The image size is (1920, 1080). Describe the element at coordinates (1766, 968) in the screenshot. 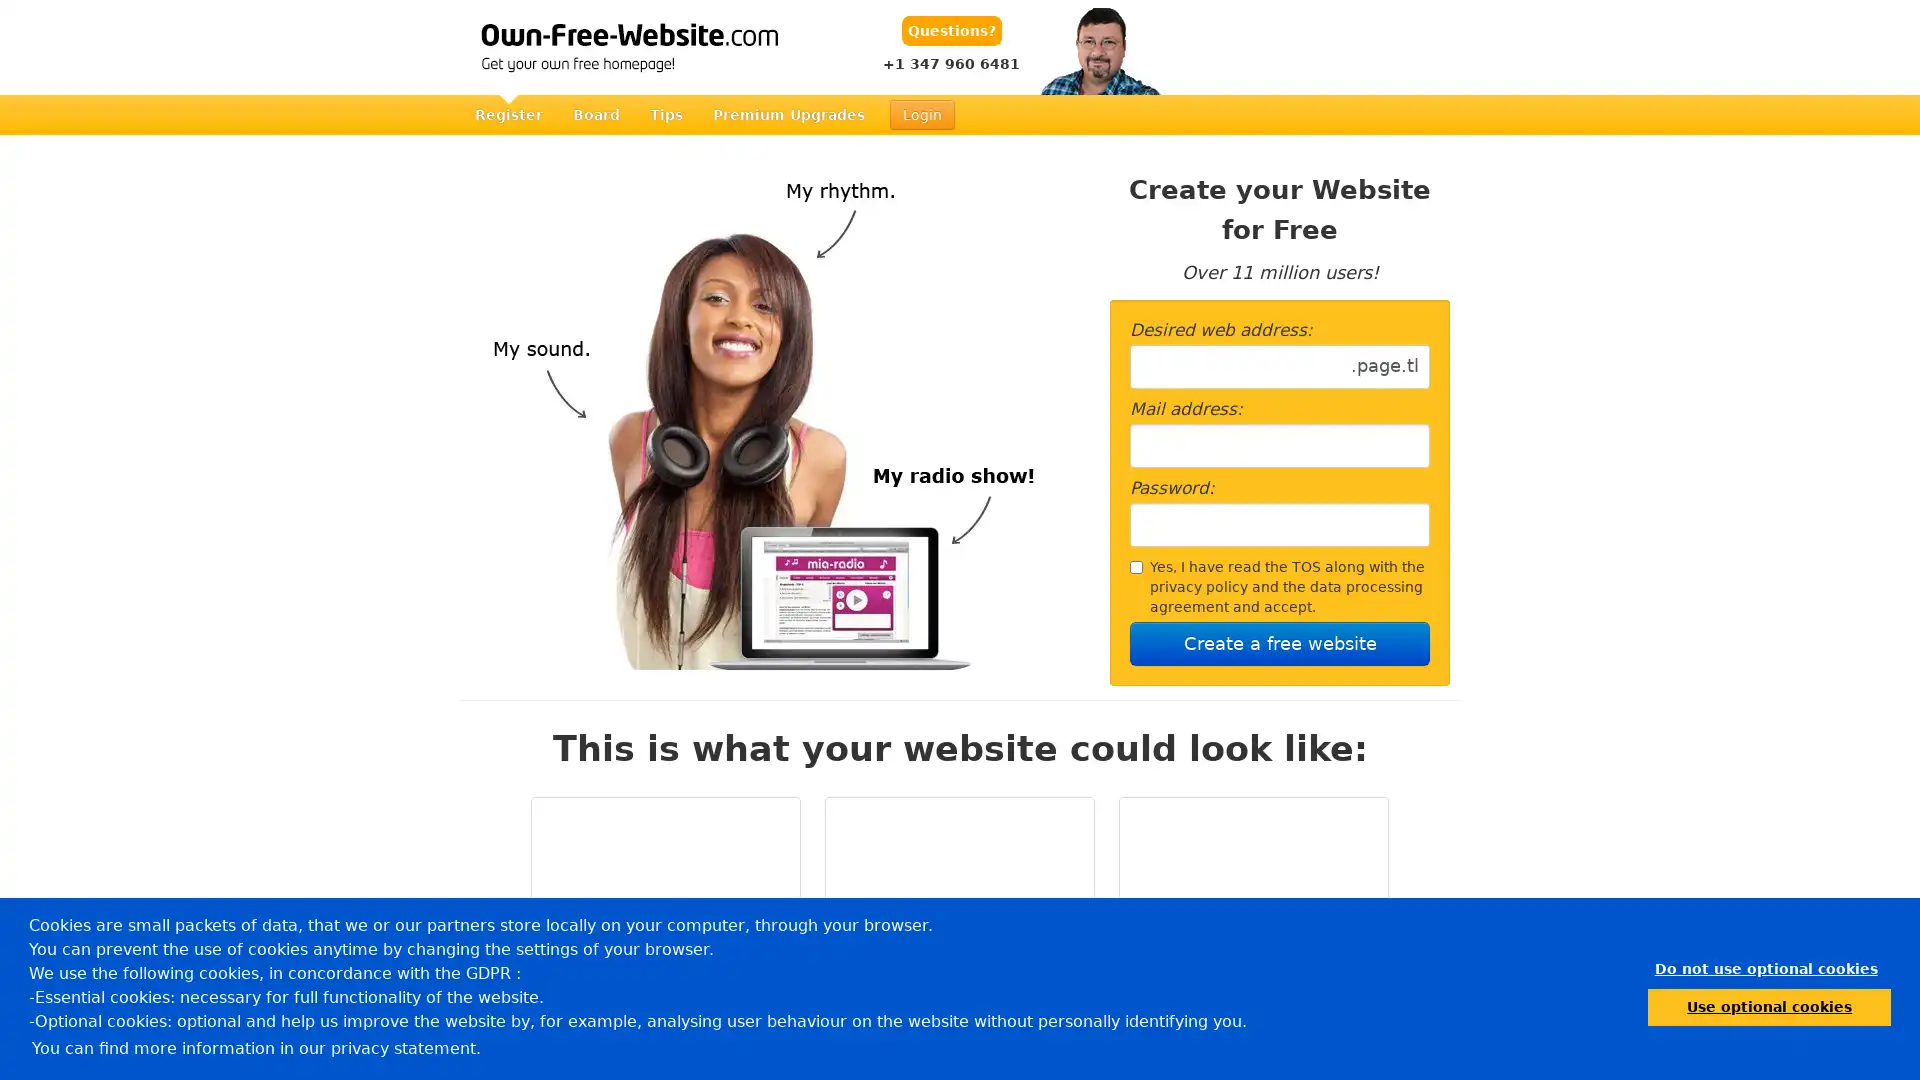

I see `dismiss cookie message` at that location.